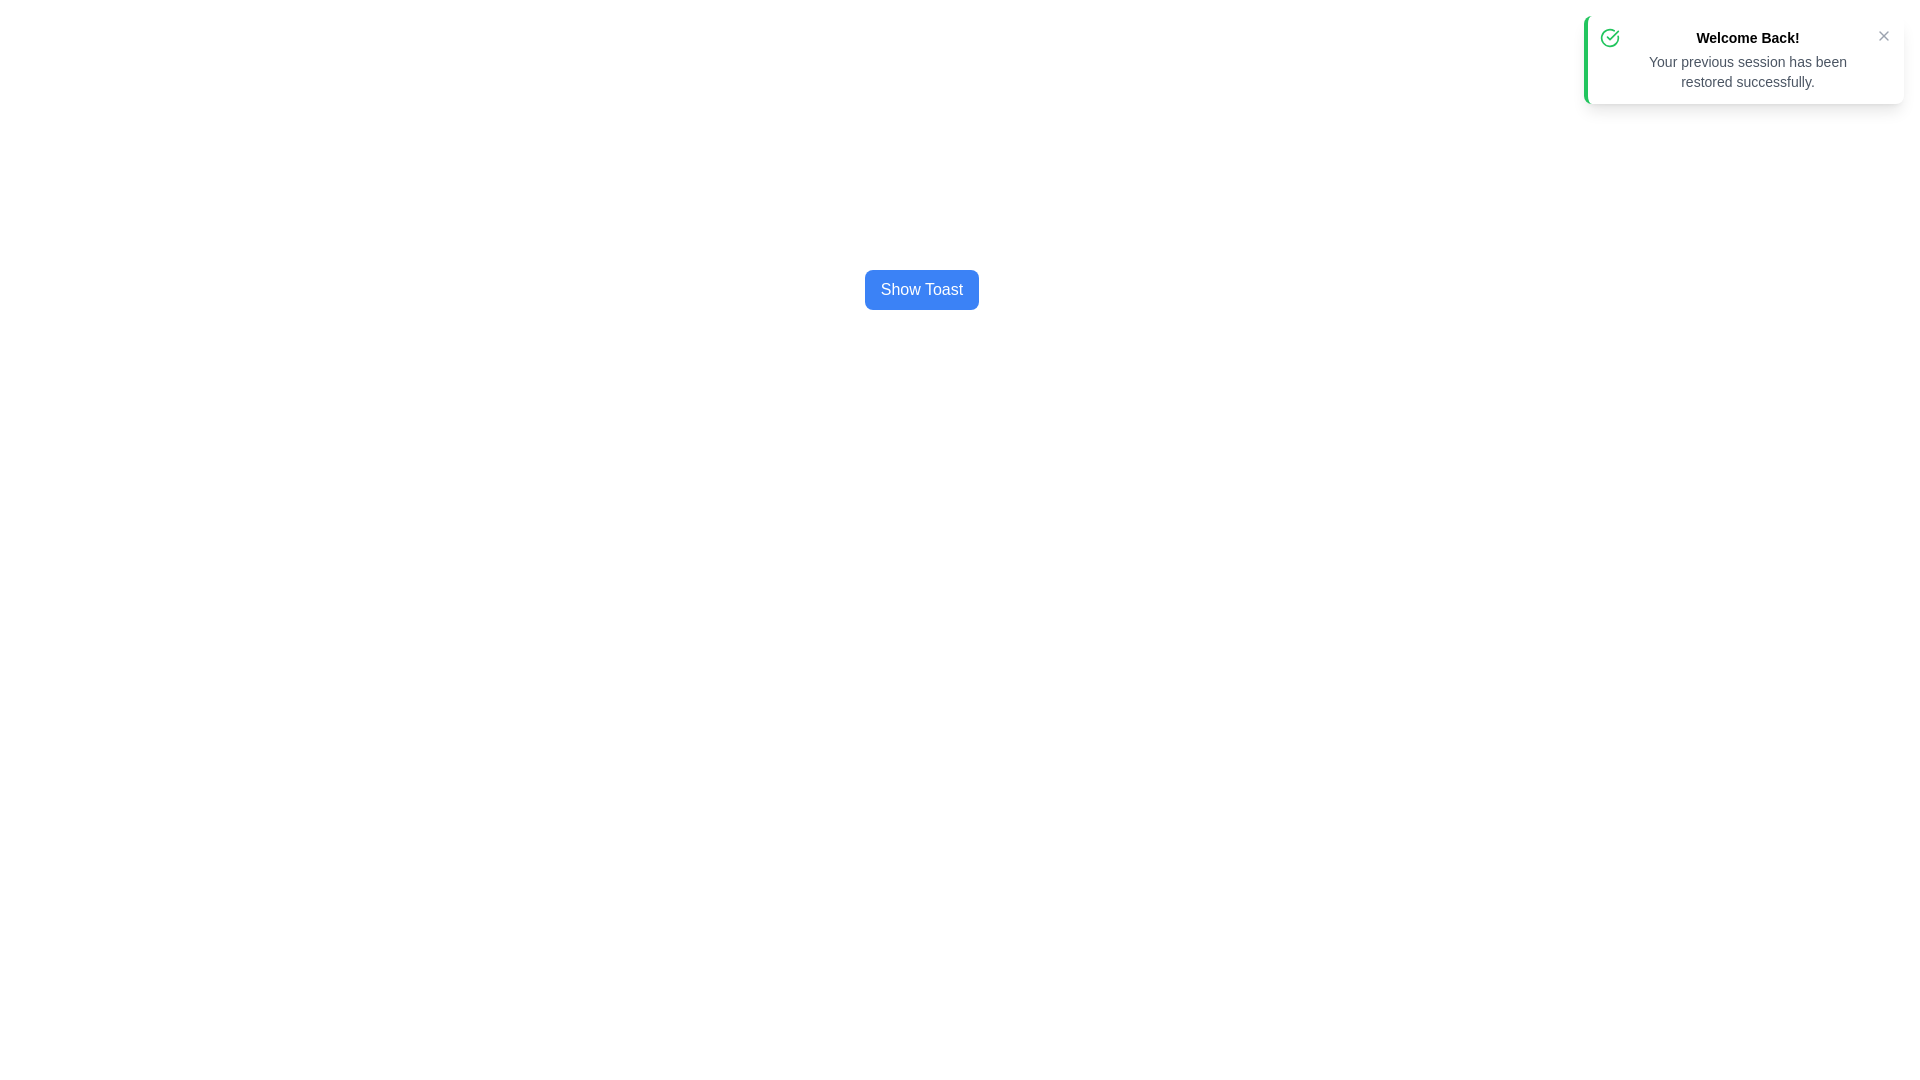 Image resolution: width=1920 pixels, height=1080 pixels. I want to click on text content of the notification message indicating that the previous session has been successfully restored, located in the top-right corner of the interface, so click(1746, 59).